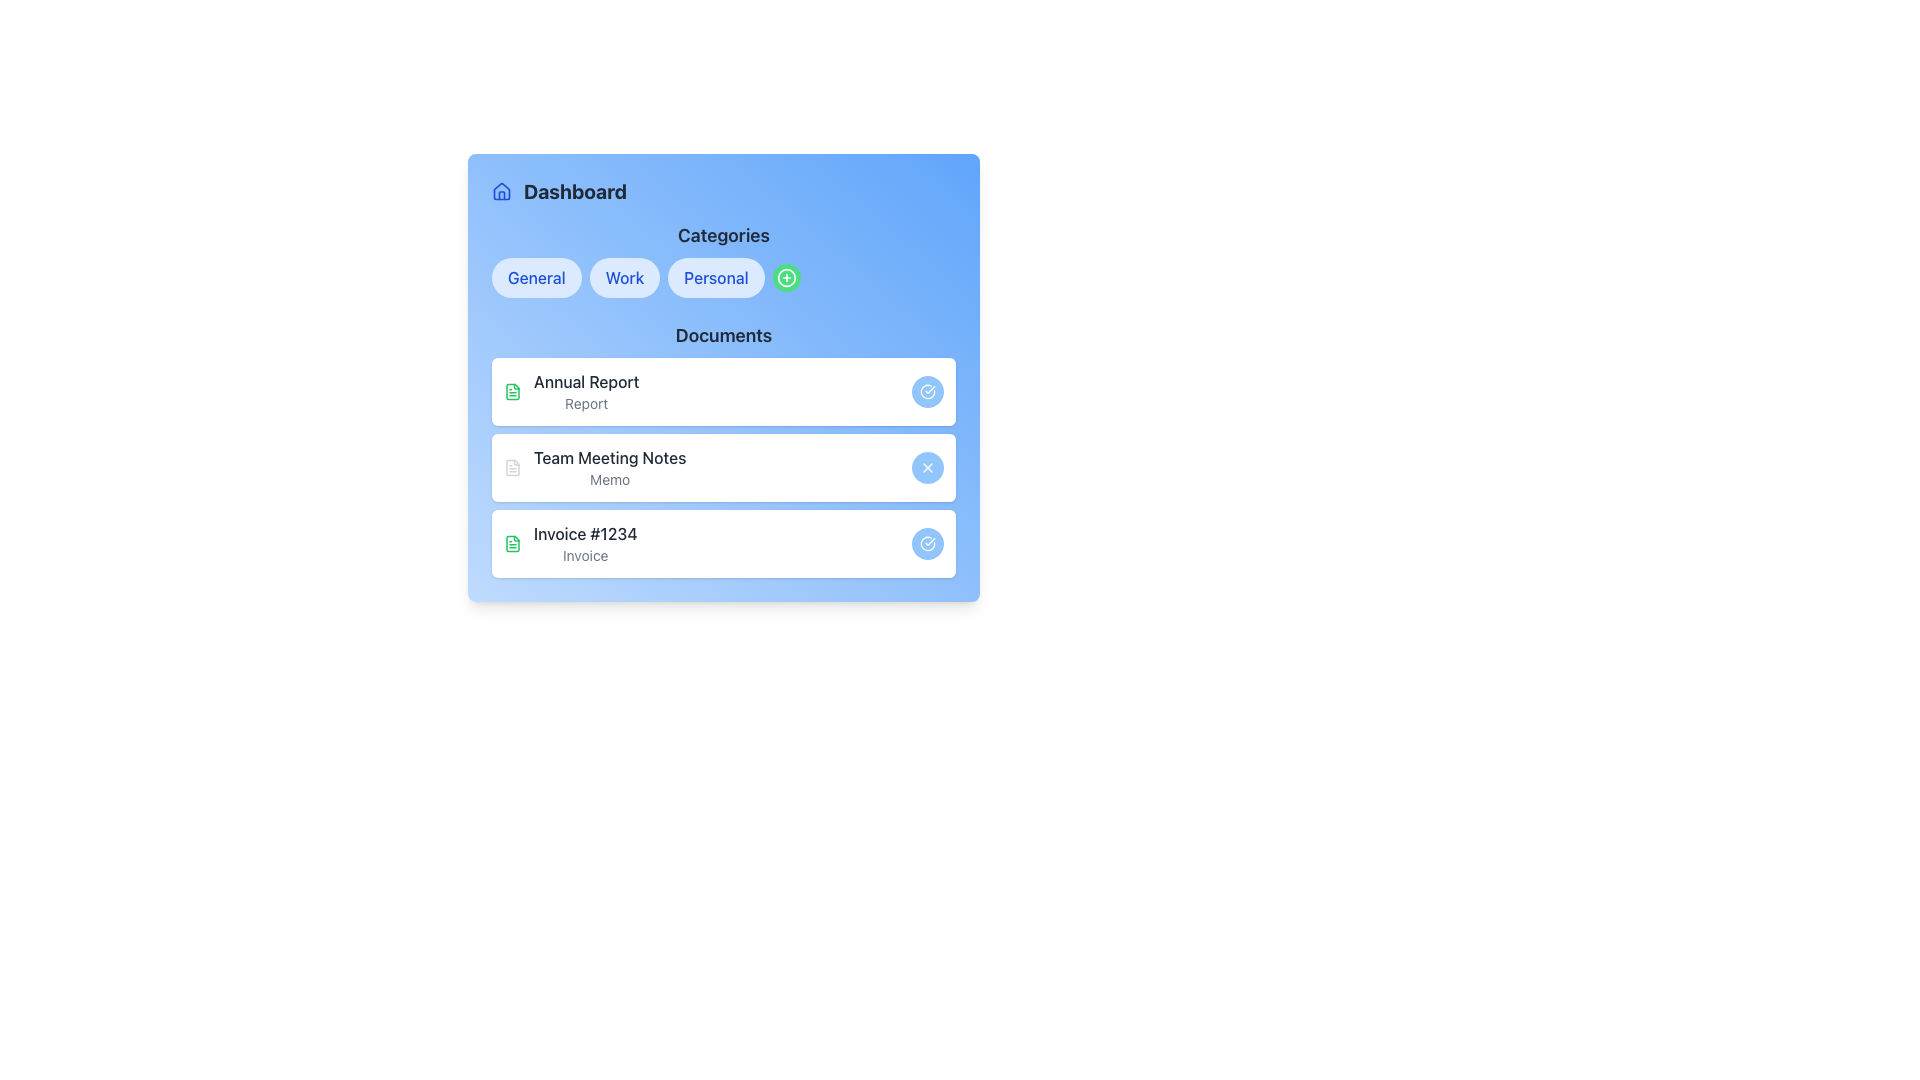 The image size is (1920, 1080). What do you see at coordinates (623, 277) in the screenshot?
I see `the 'Work' category button, which is the second button in the horizontal list under the 'Categories' heading` at bounding box center [623, 277].